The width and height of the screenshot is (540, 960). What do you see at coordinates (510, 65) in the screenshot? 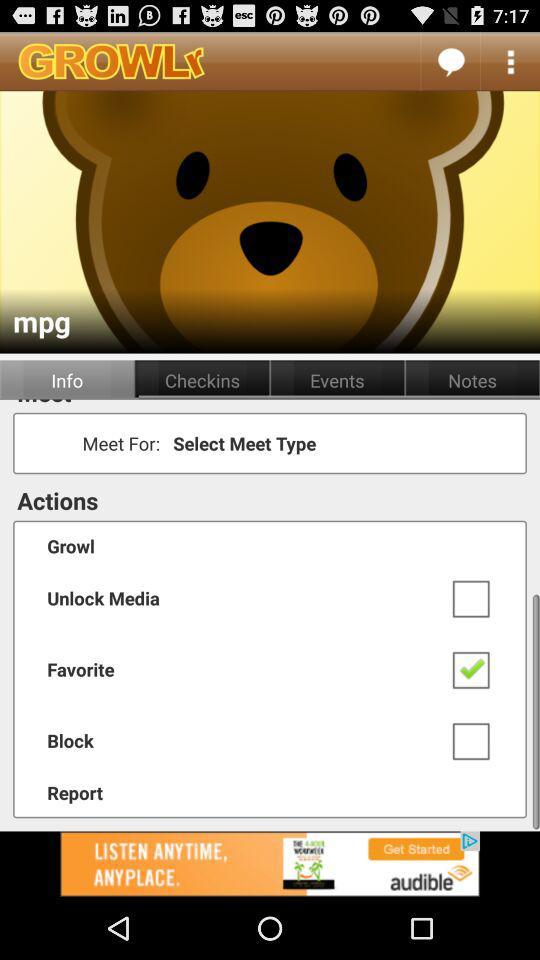
I see `the more icon` at bounding box center [510, 65].